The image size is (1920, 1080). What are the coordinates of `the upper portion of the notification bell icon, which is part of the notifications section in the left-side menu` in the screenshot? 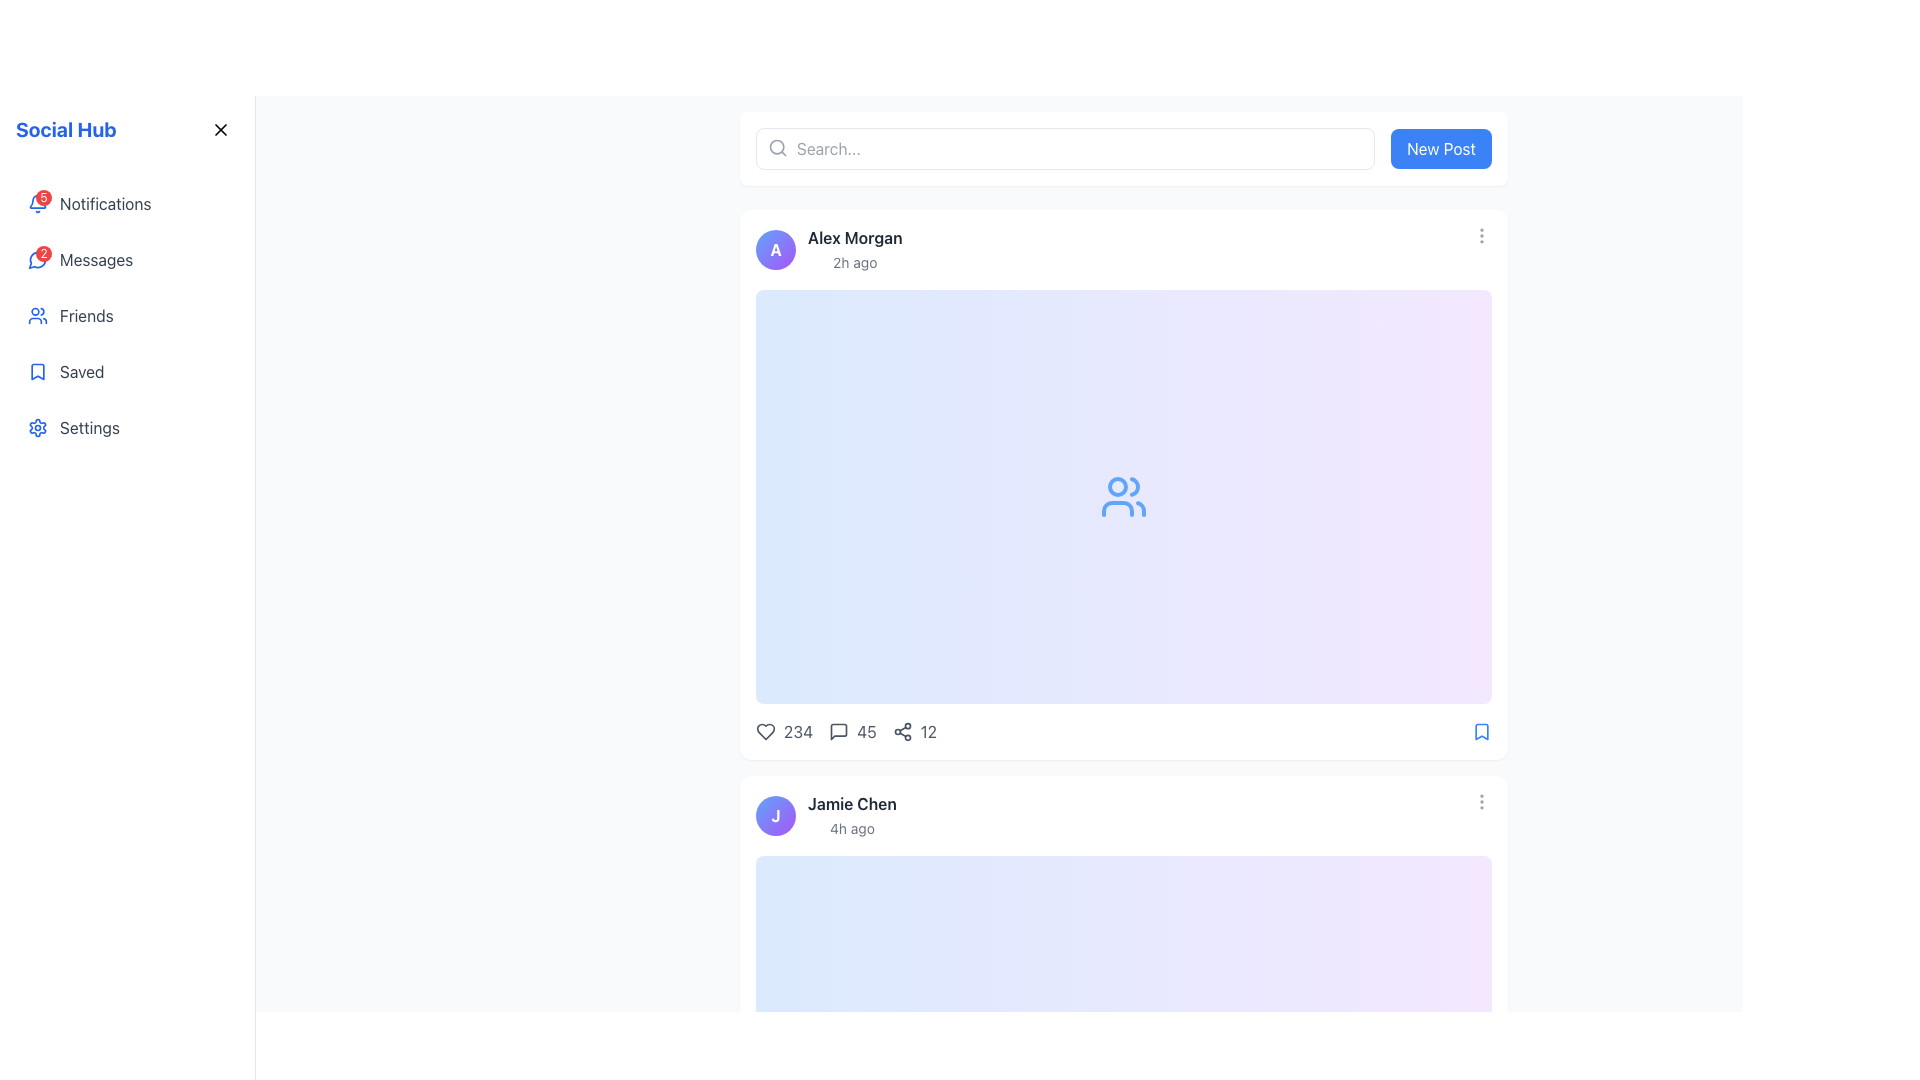 It's located at (38, 201).